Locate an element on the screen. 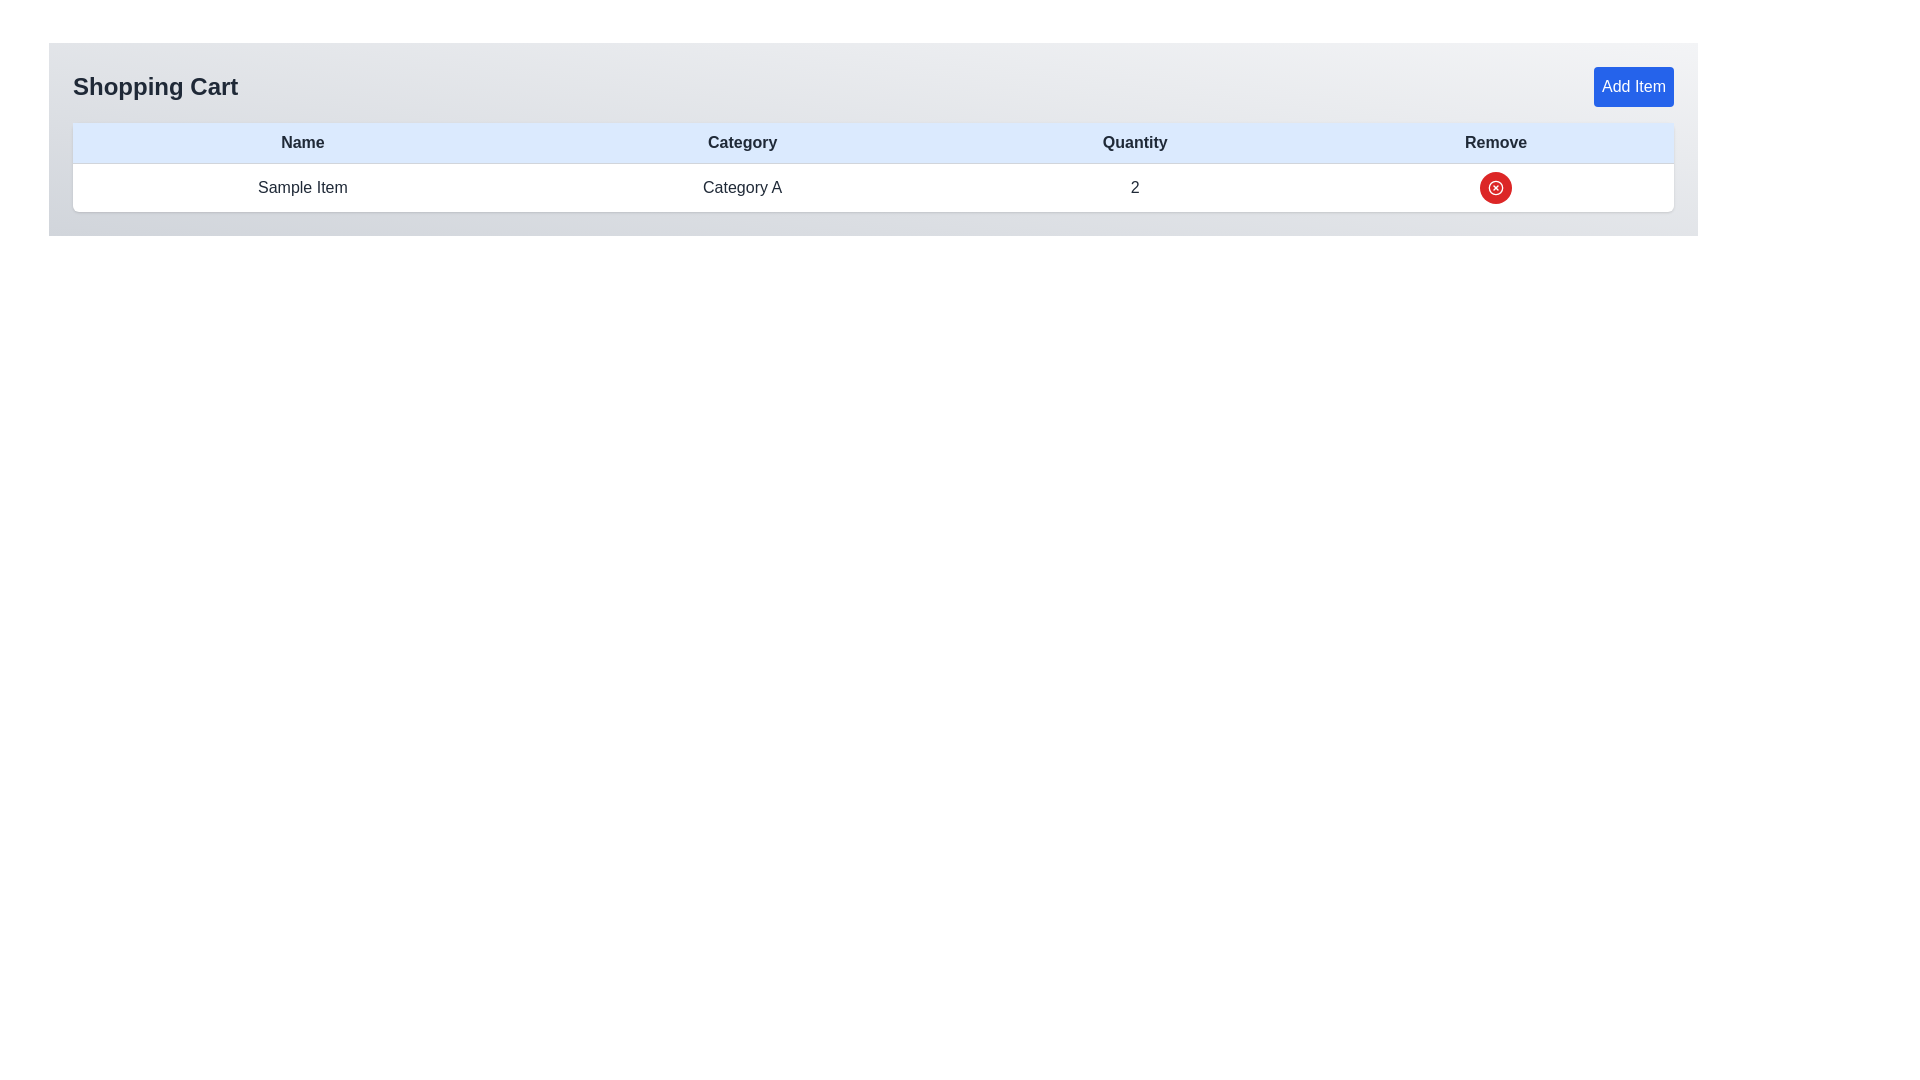 The height and width of the screenshot is (1080, 1920). the Text label that indicates the category of the associated item in the table's 'Category' column, located between 'Sample Item' and '2' is located at coordinates (741, 187).